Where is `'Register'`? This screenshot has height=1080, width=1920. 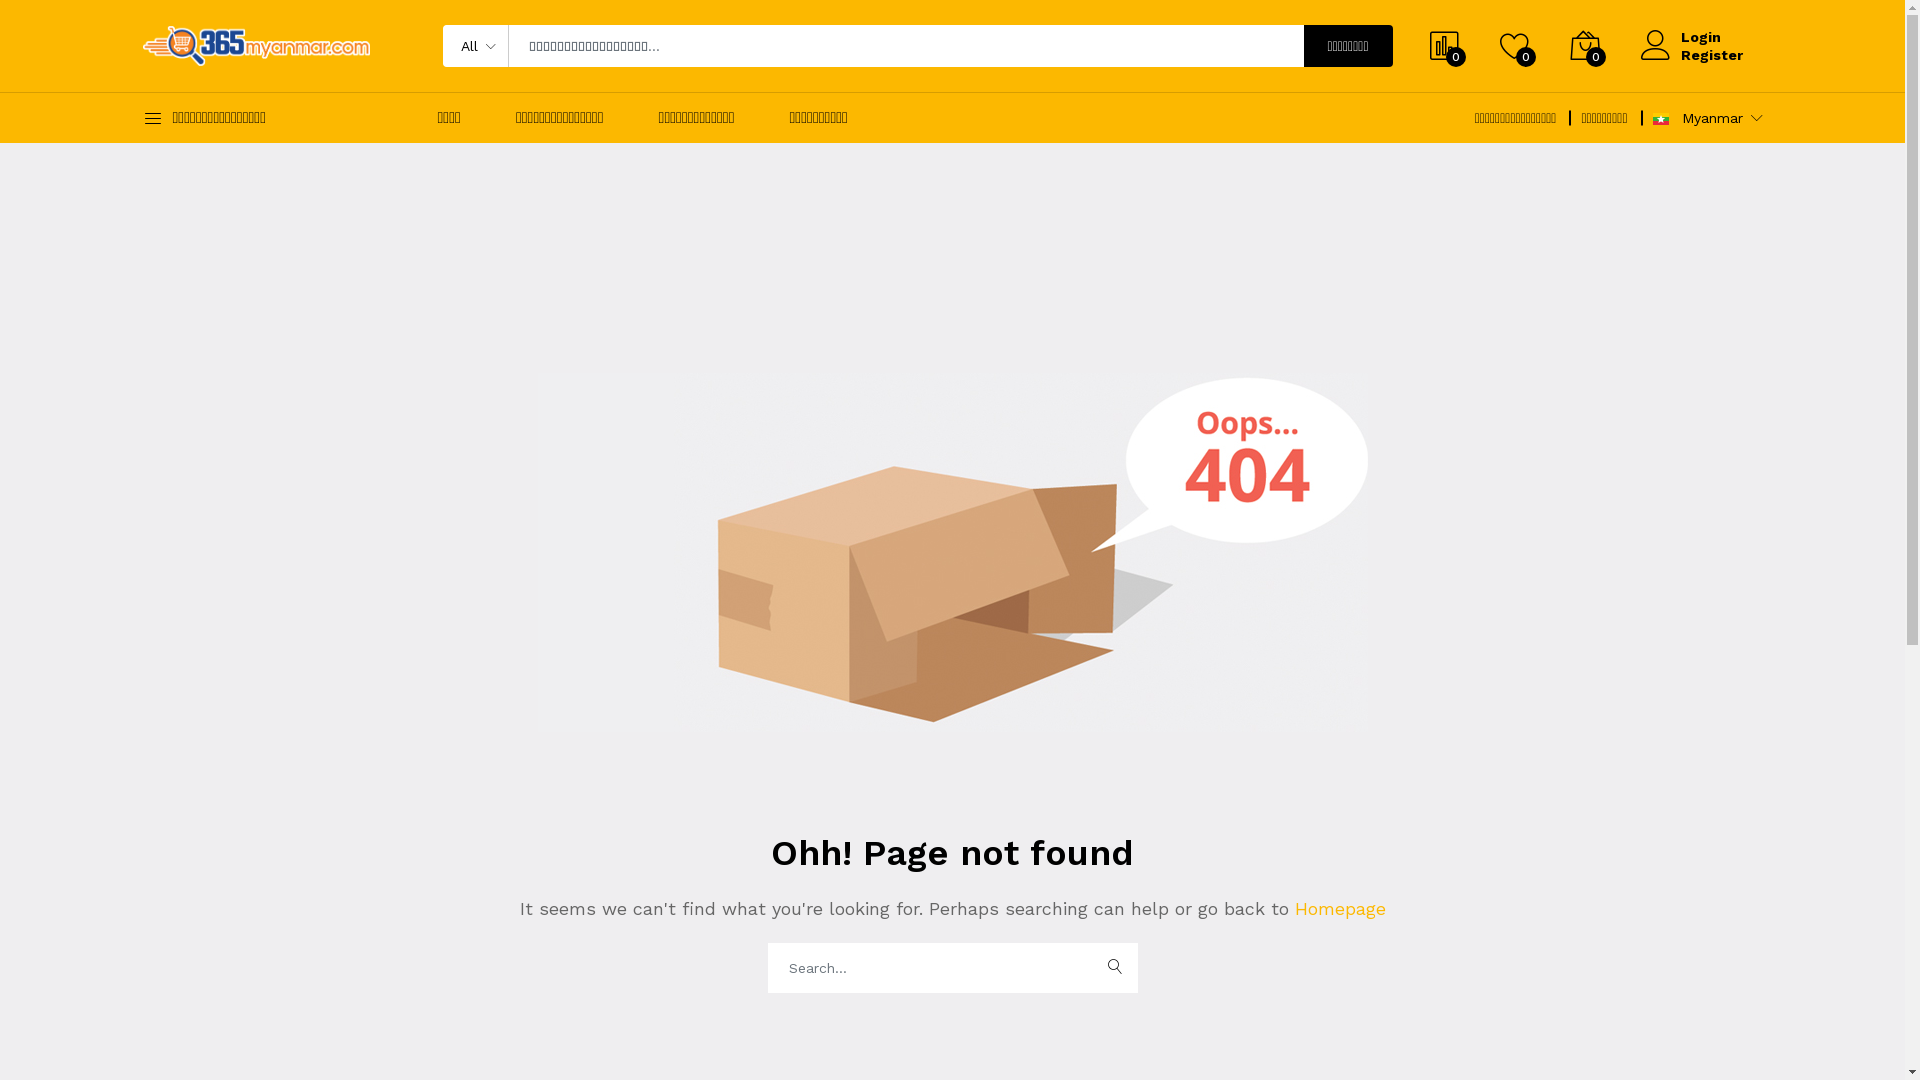 'Register' is located at coordinates (1709, 53).